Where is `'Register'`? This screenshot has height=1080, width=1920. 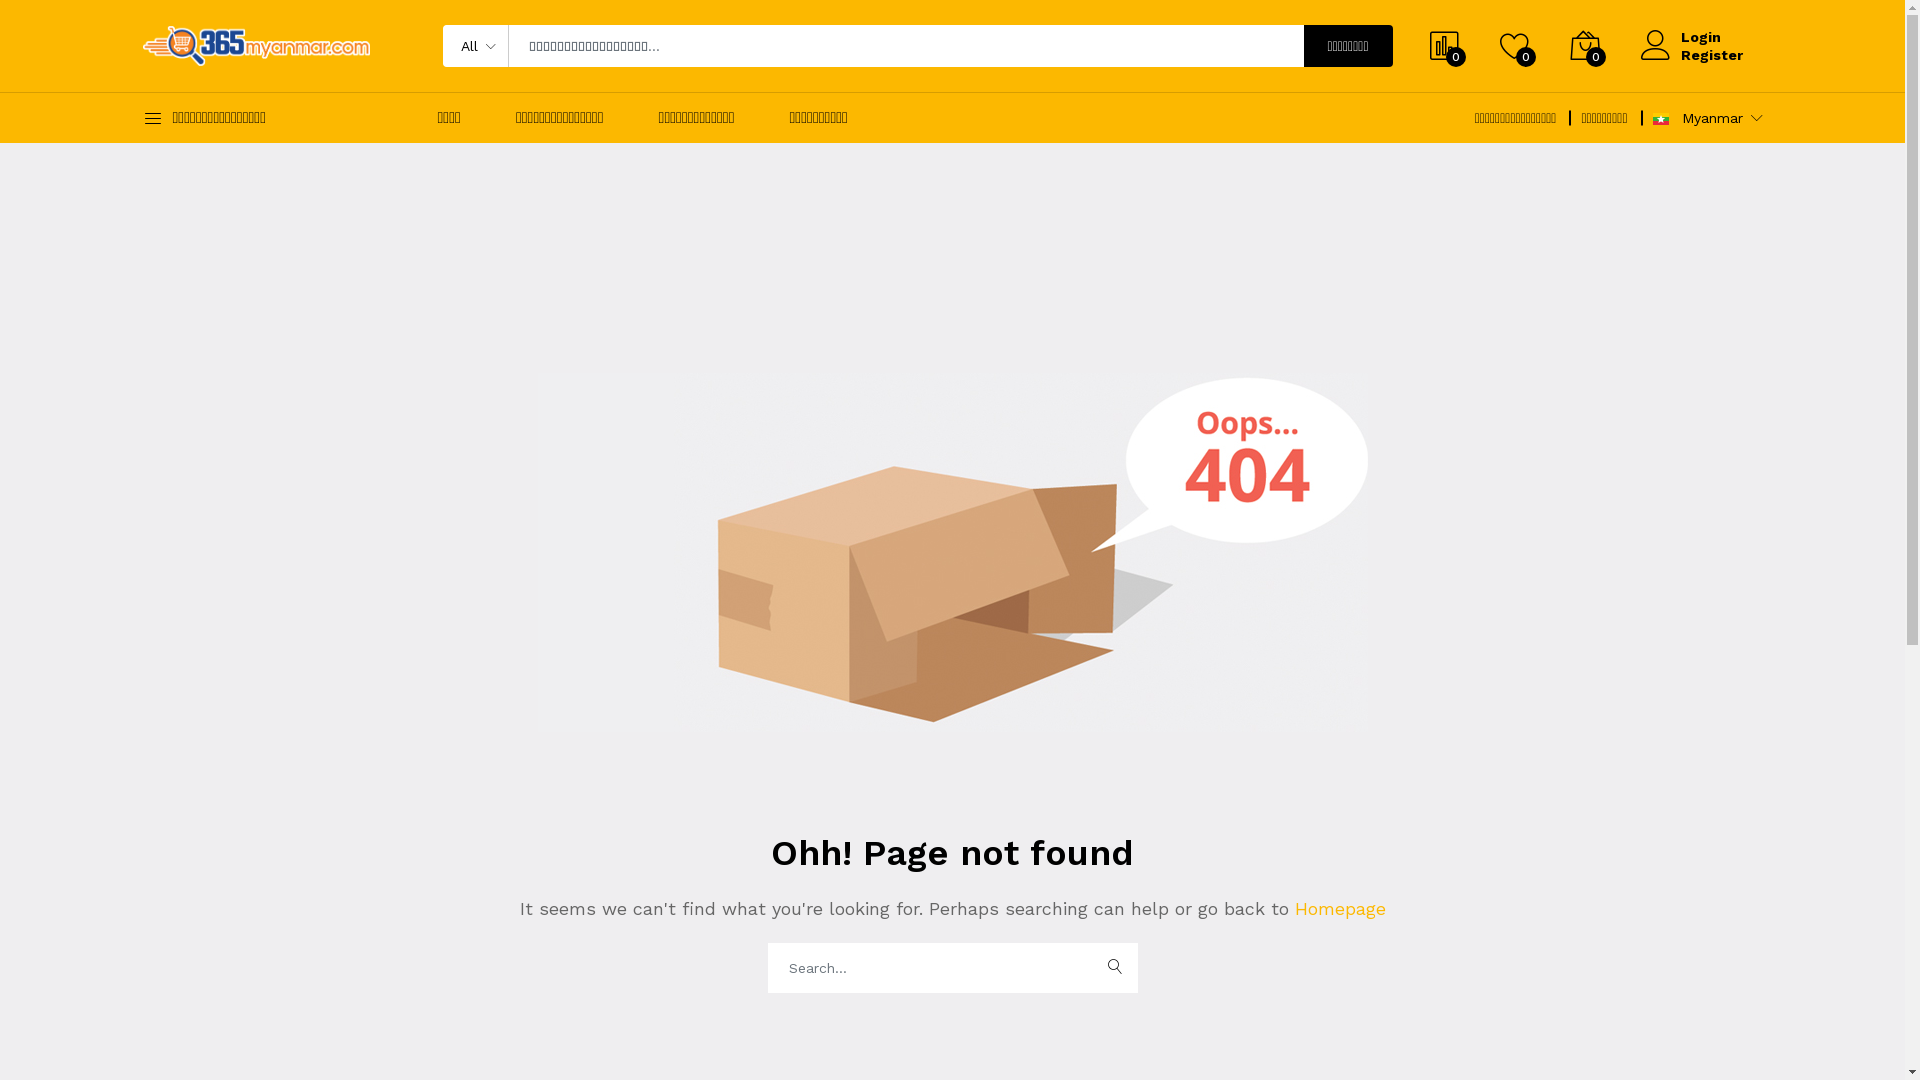 'Register' is located at coordinates (1709, 53).